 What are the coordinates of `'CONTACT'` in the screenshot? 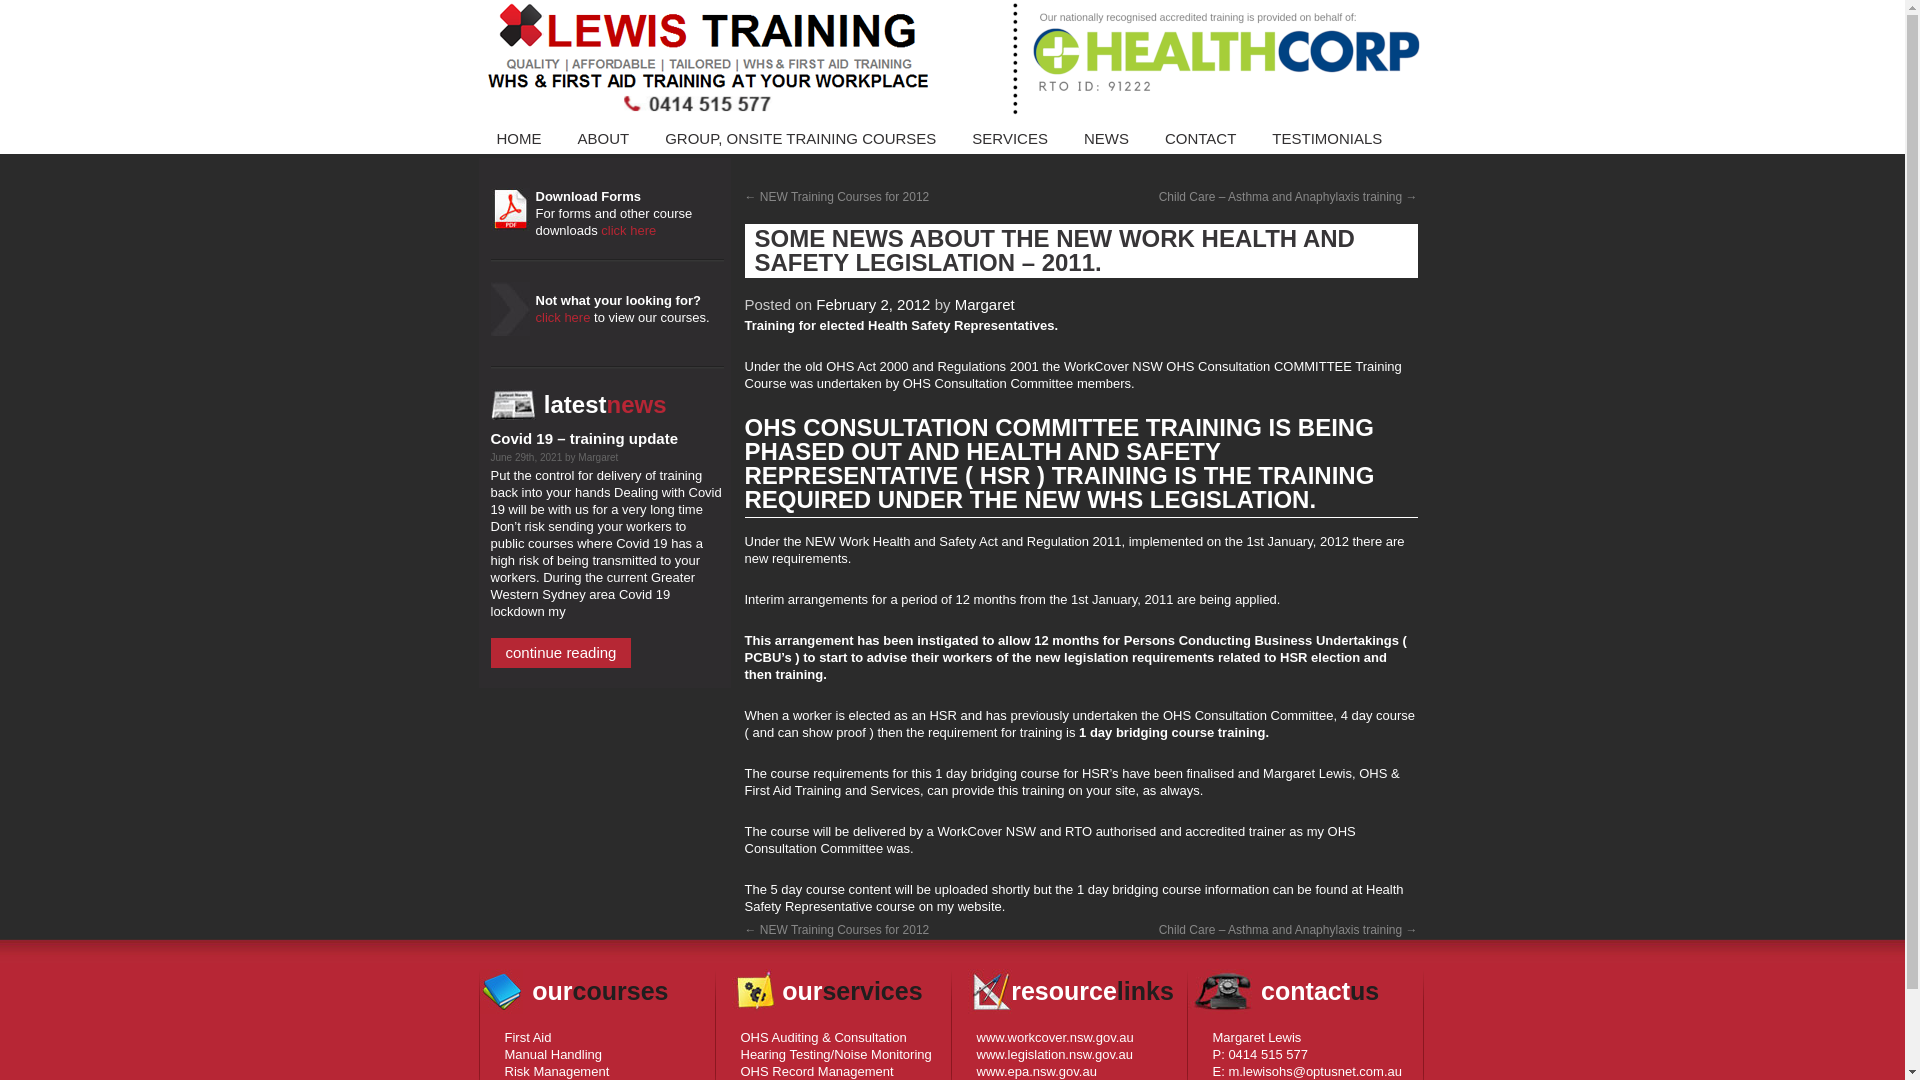 It's located at (1200, 137).